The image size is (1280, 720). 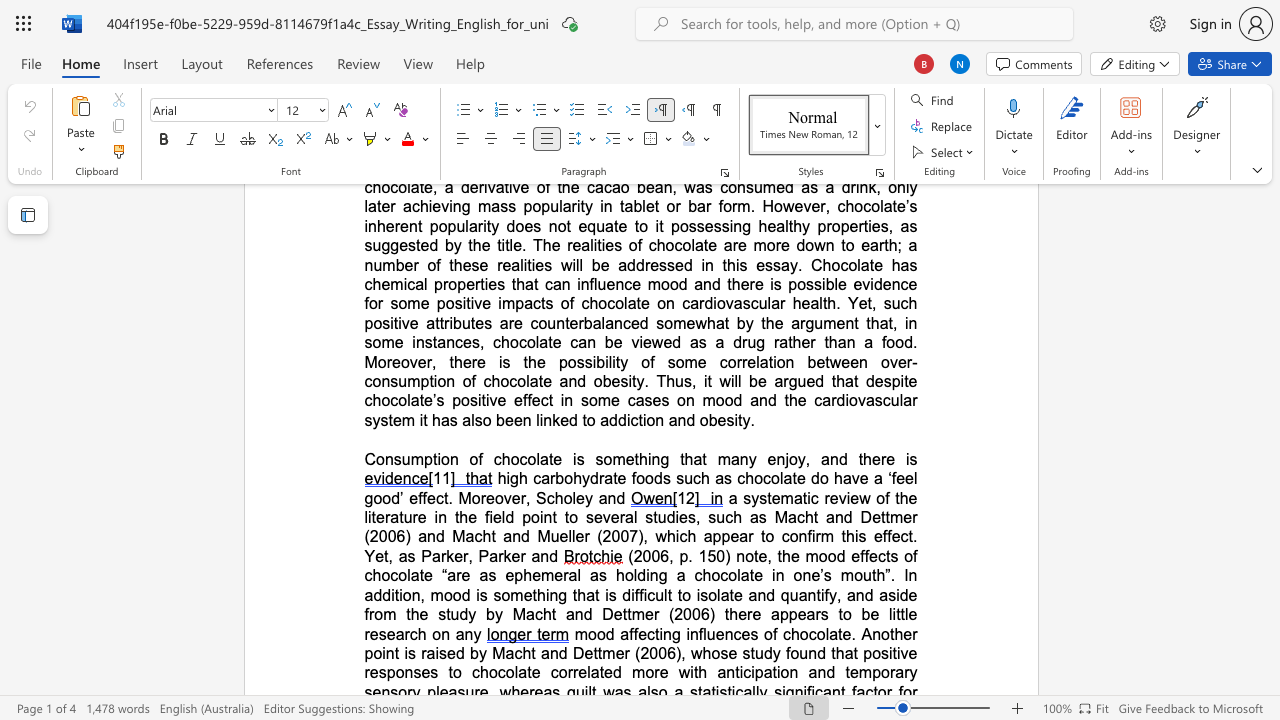 What do you see at coordinates (906, 459) in the screenshot?
I see `the 4th character "i" in the text` at bounding box center [906, 459].